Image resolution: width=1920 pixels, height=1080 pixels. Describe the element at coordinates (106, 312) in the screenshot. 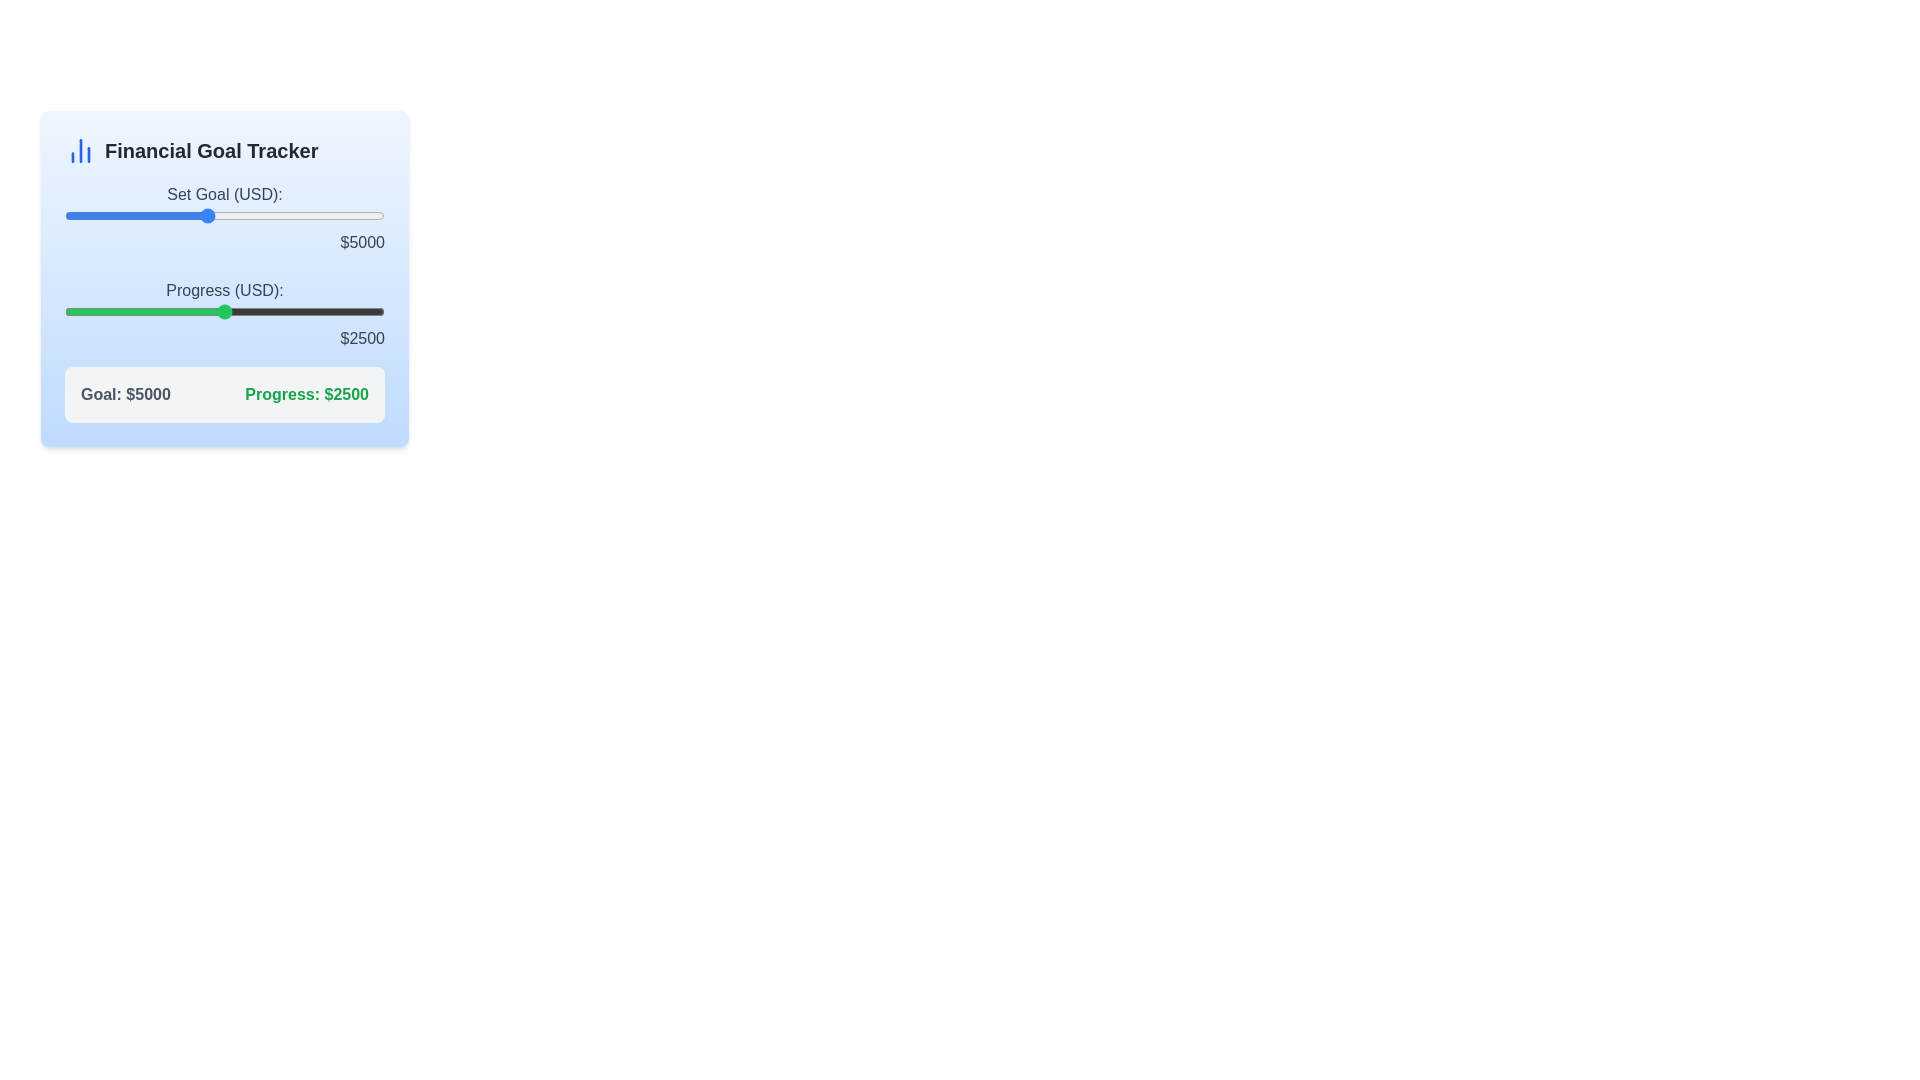

I see `the progress slider to 658 USD` at that location.